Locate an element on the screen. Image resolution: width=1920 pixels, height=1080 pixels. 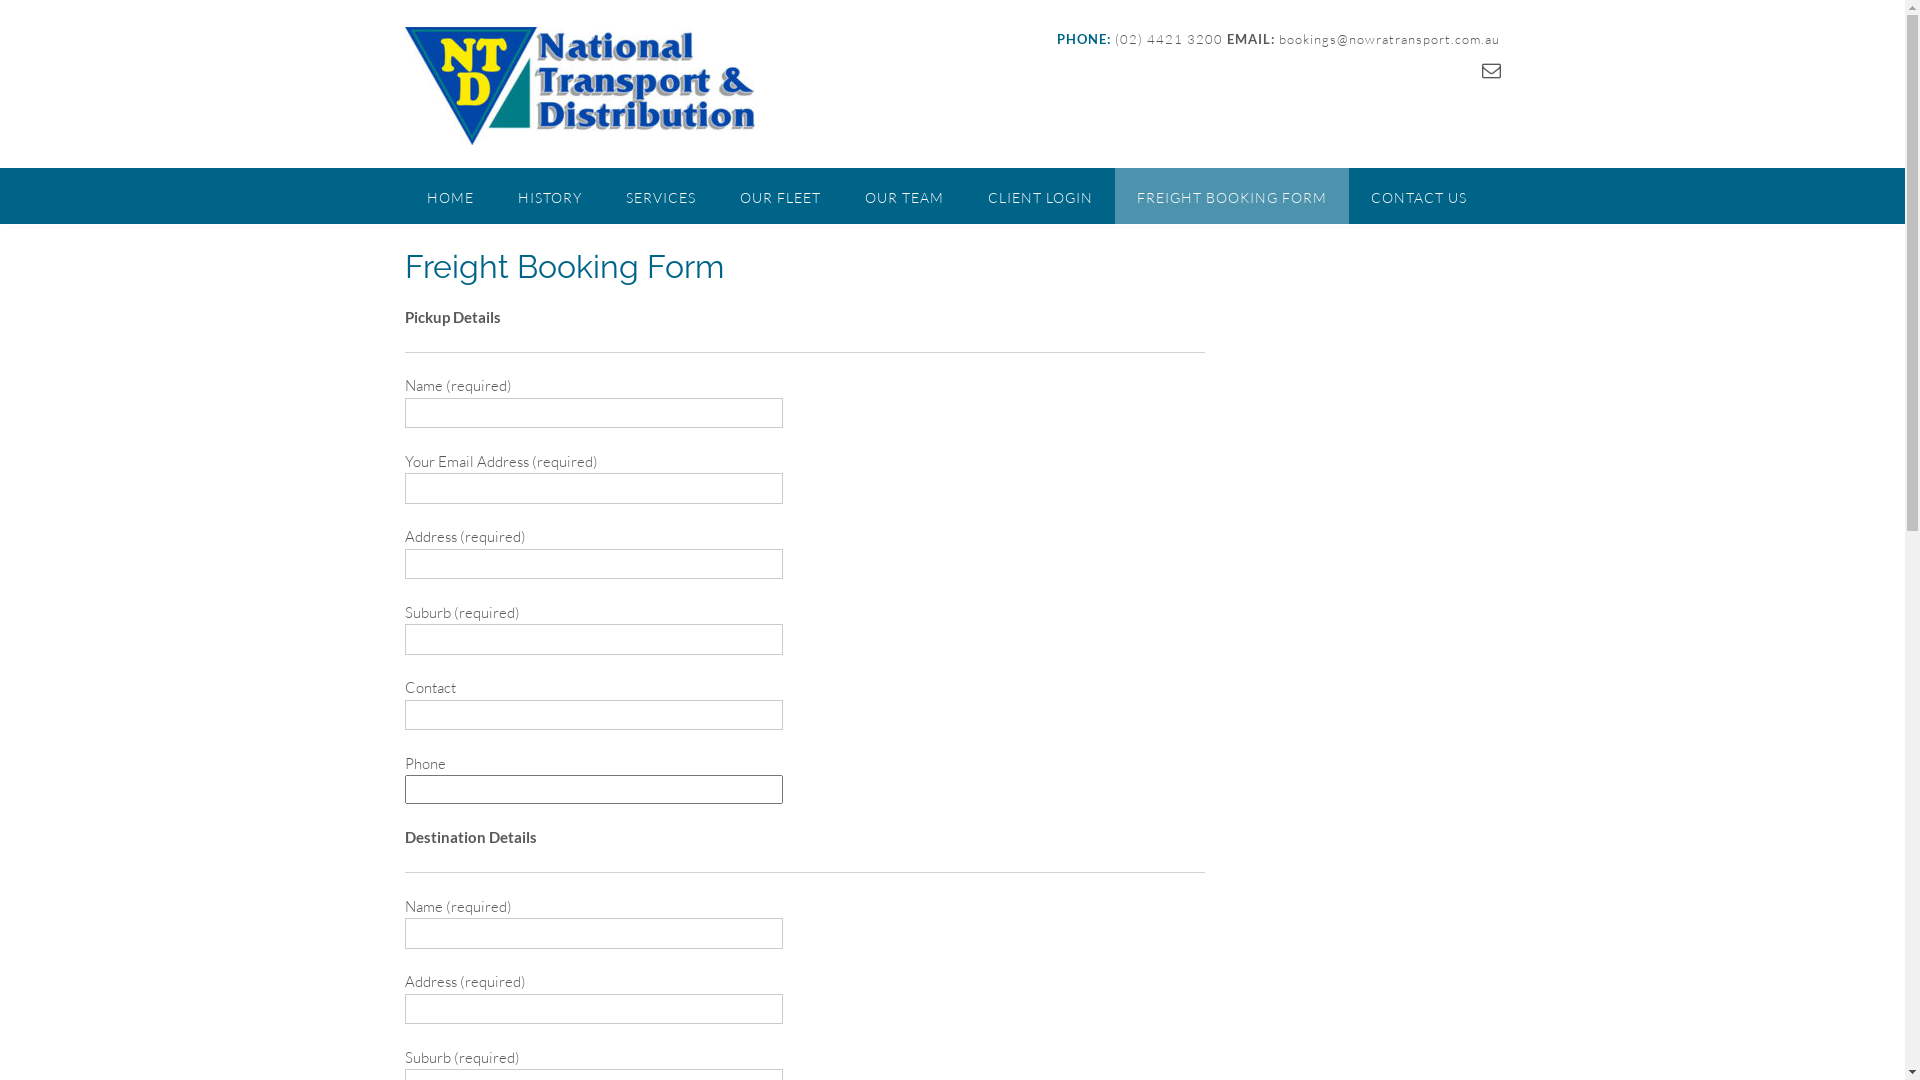
'OUR TEAM' is located at coordinates (841, 196).